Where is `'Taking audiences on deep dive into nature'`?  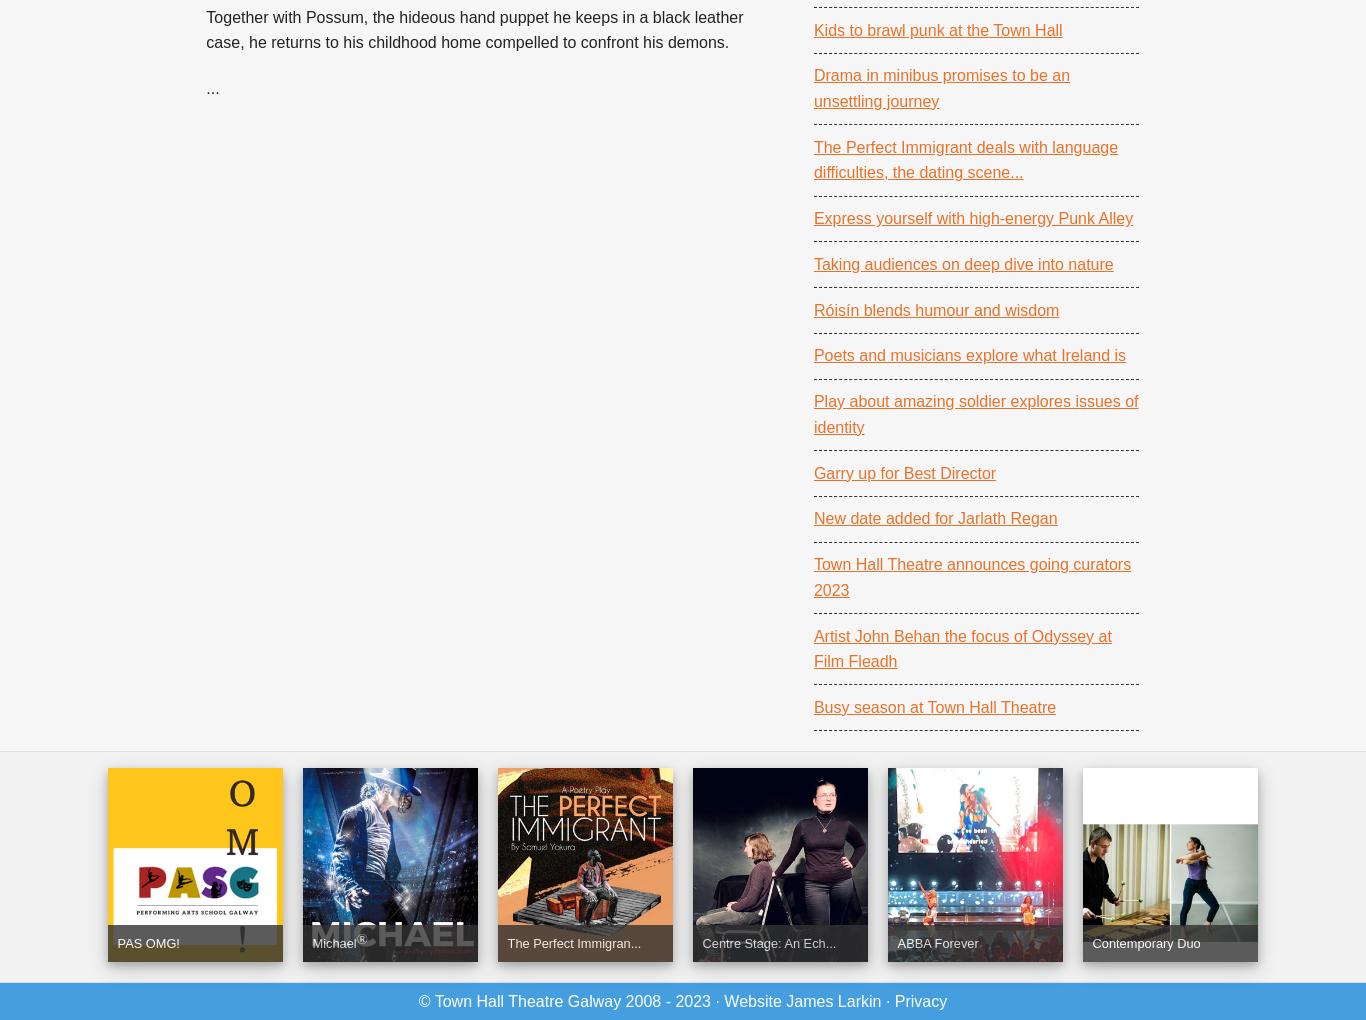
'Taking audiences on deep dive into nature' is located at coordinates (812, 262).